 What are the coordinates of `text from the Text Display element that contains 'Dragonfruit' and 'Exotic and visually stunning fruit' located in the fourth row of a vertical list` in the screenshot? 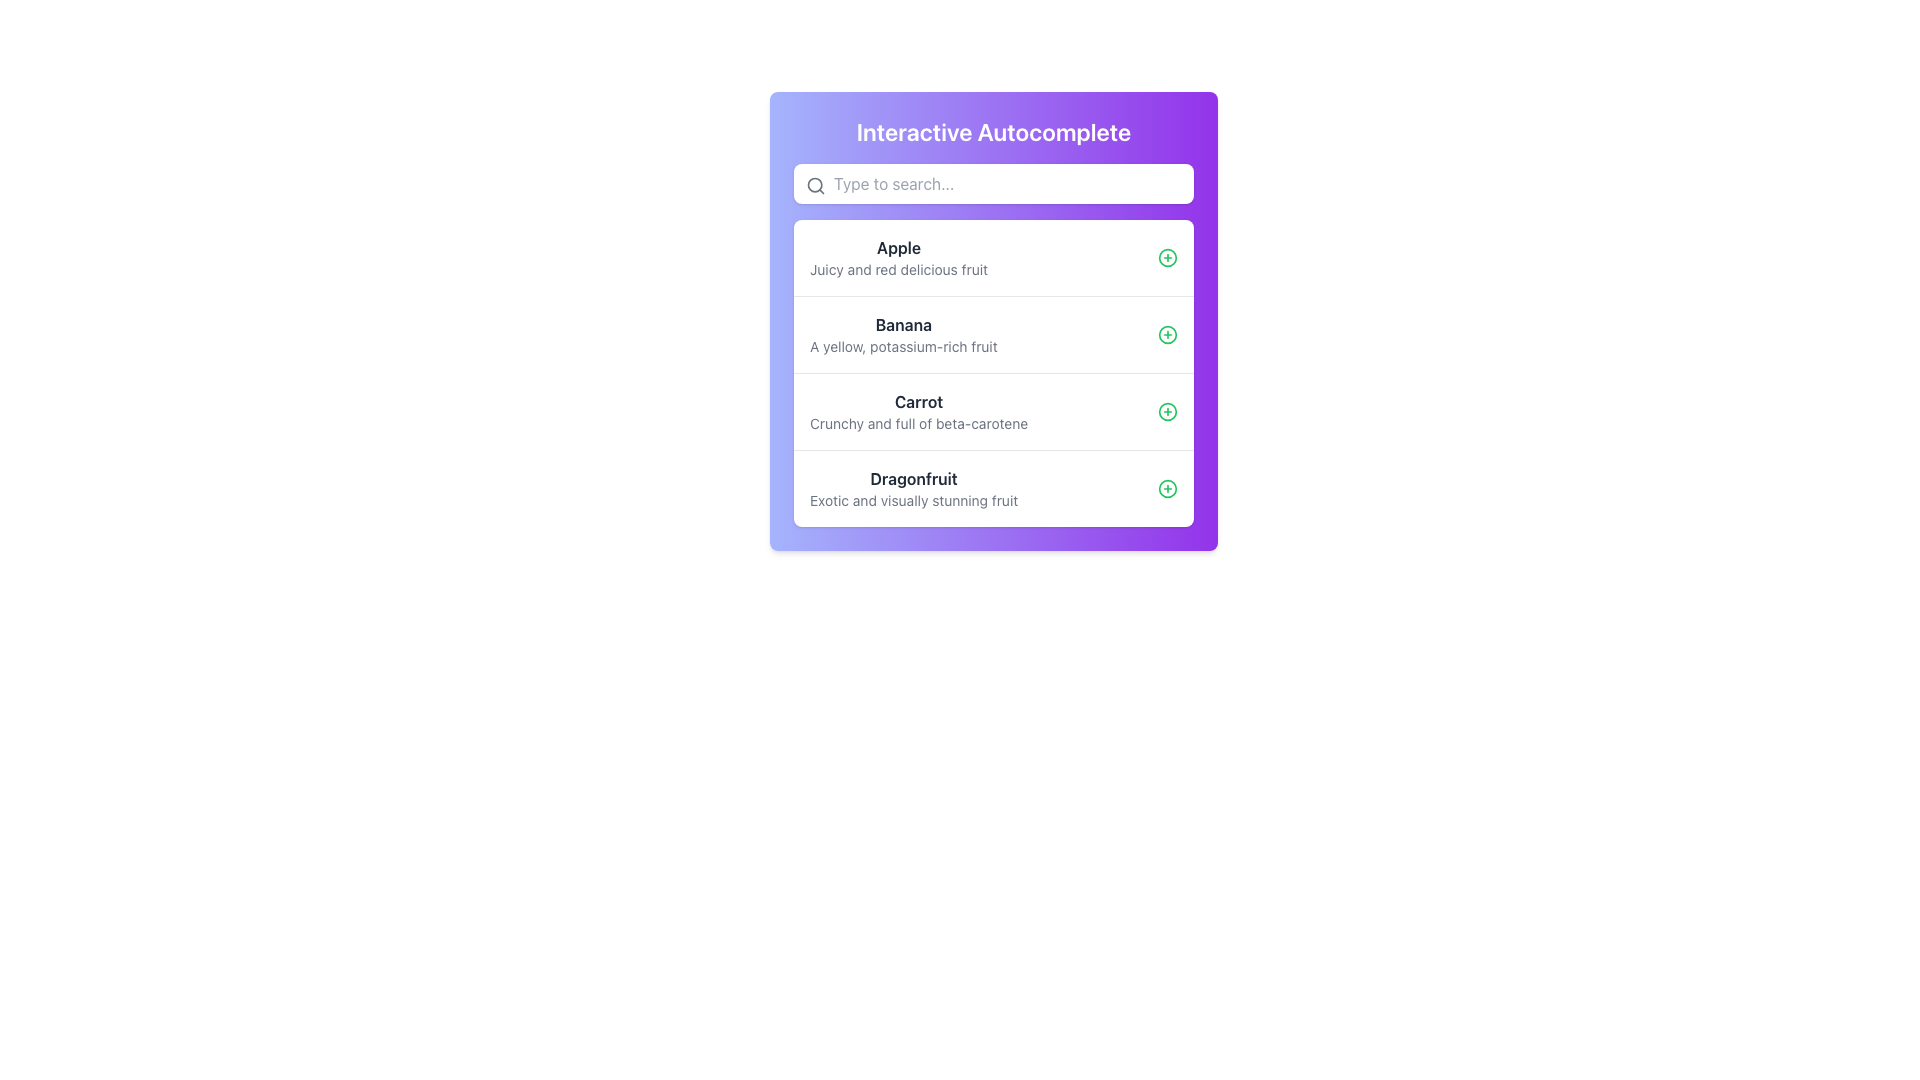 It's located at (913, 489).